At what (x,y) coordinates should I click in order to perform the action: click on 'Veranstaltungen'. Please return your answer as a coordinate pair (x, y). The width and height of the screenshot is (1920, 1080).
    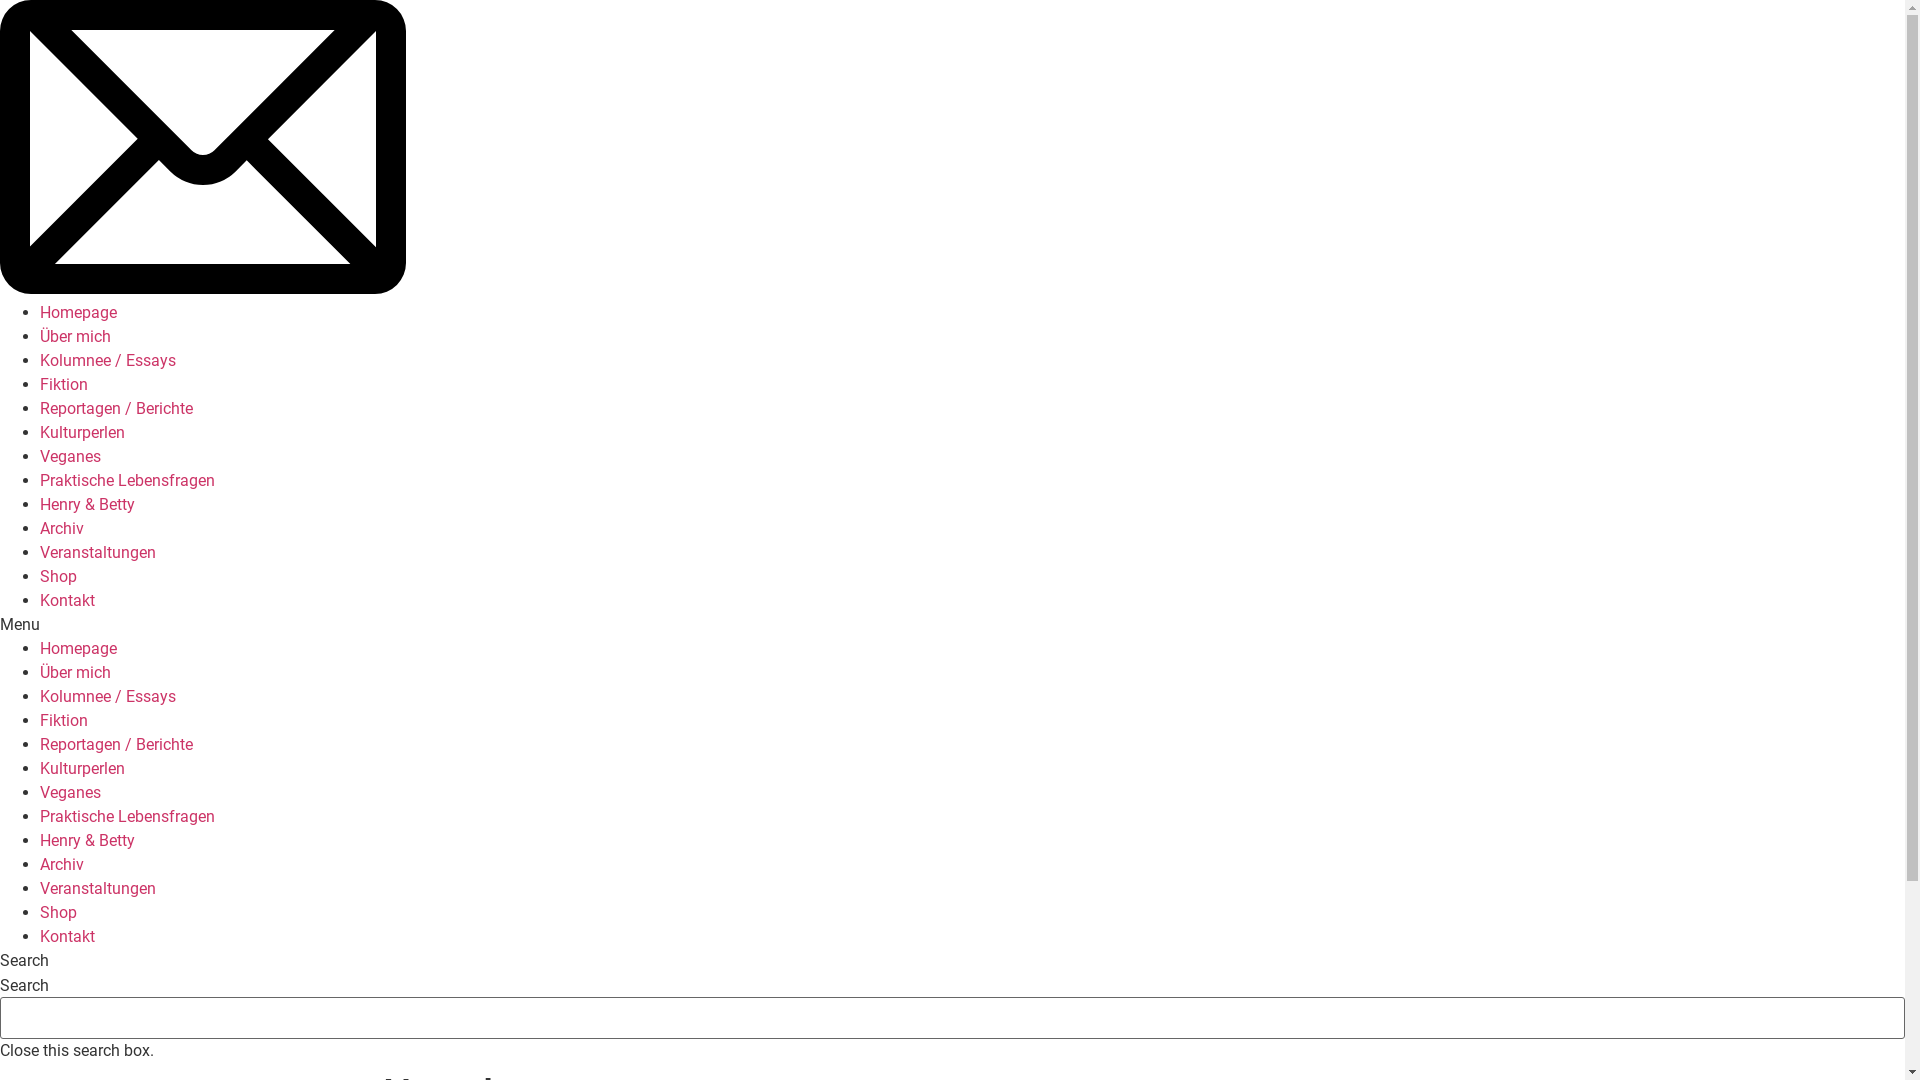
    Looking at the image, I should click on (96, 552).